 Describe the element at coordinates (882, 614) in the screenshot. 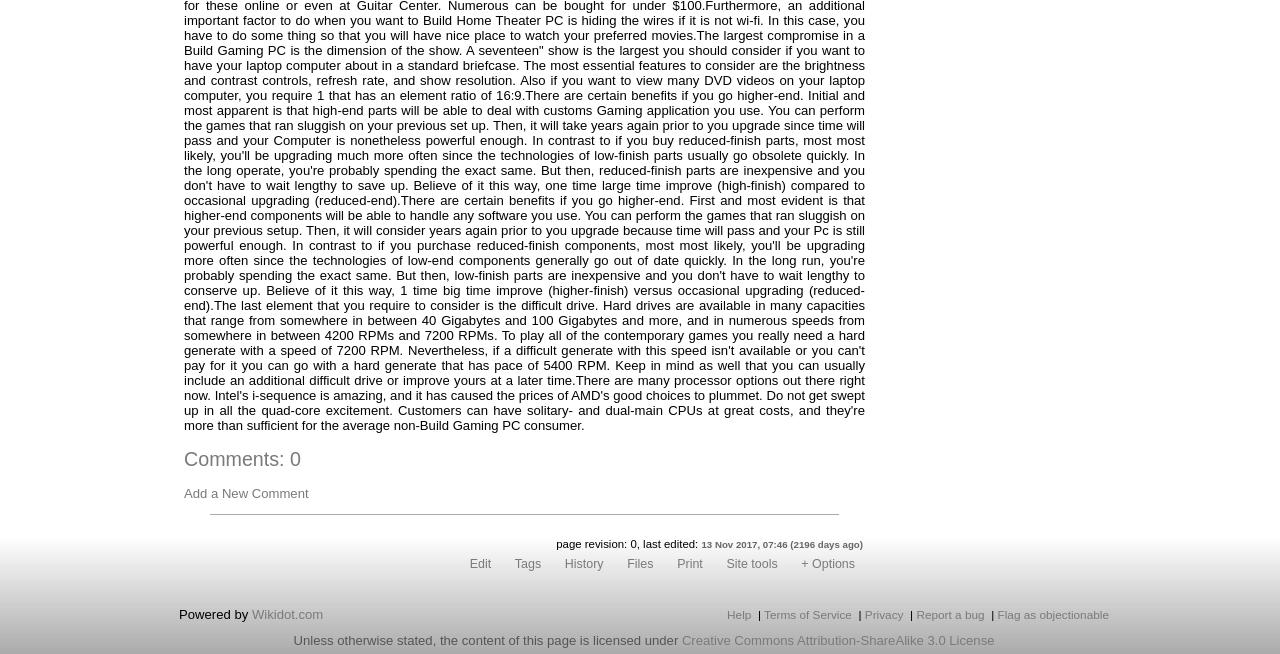

I see `'Privacy'` at that location.